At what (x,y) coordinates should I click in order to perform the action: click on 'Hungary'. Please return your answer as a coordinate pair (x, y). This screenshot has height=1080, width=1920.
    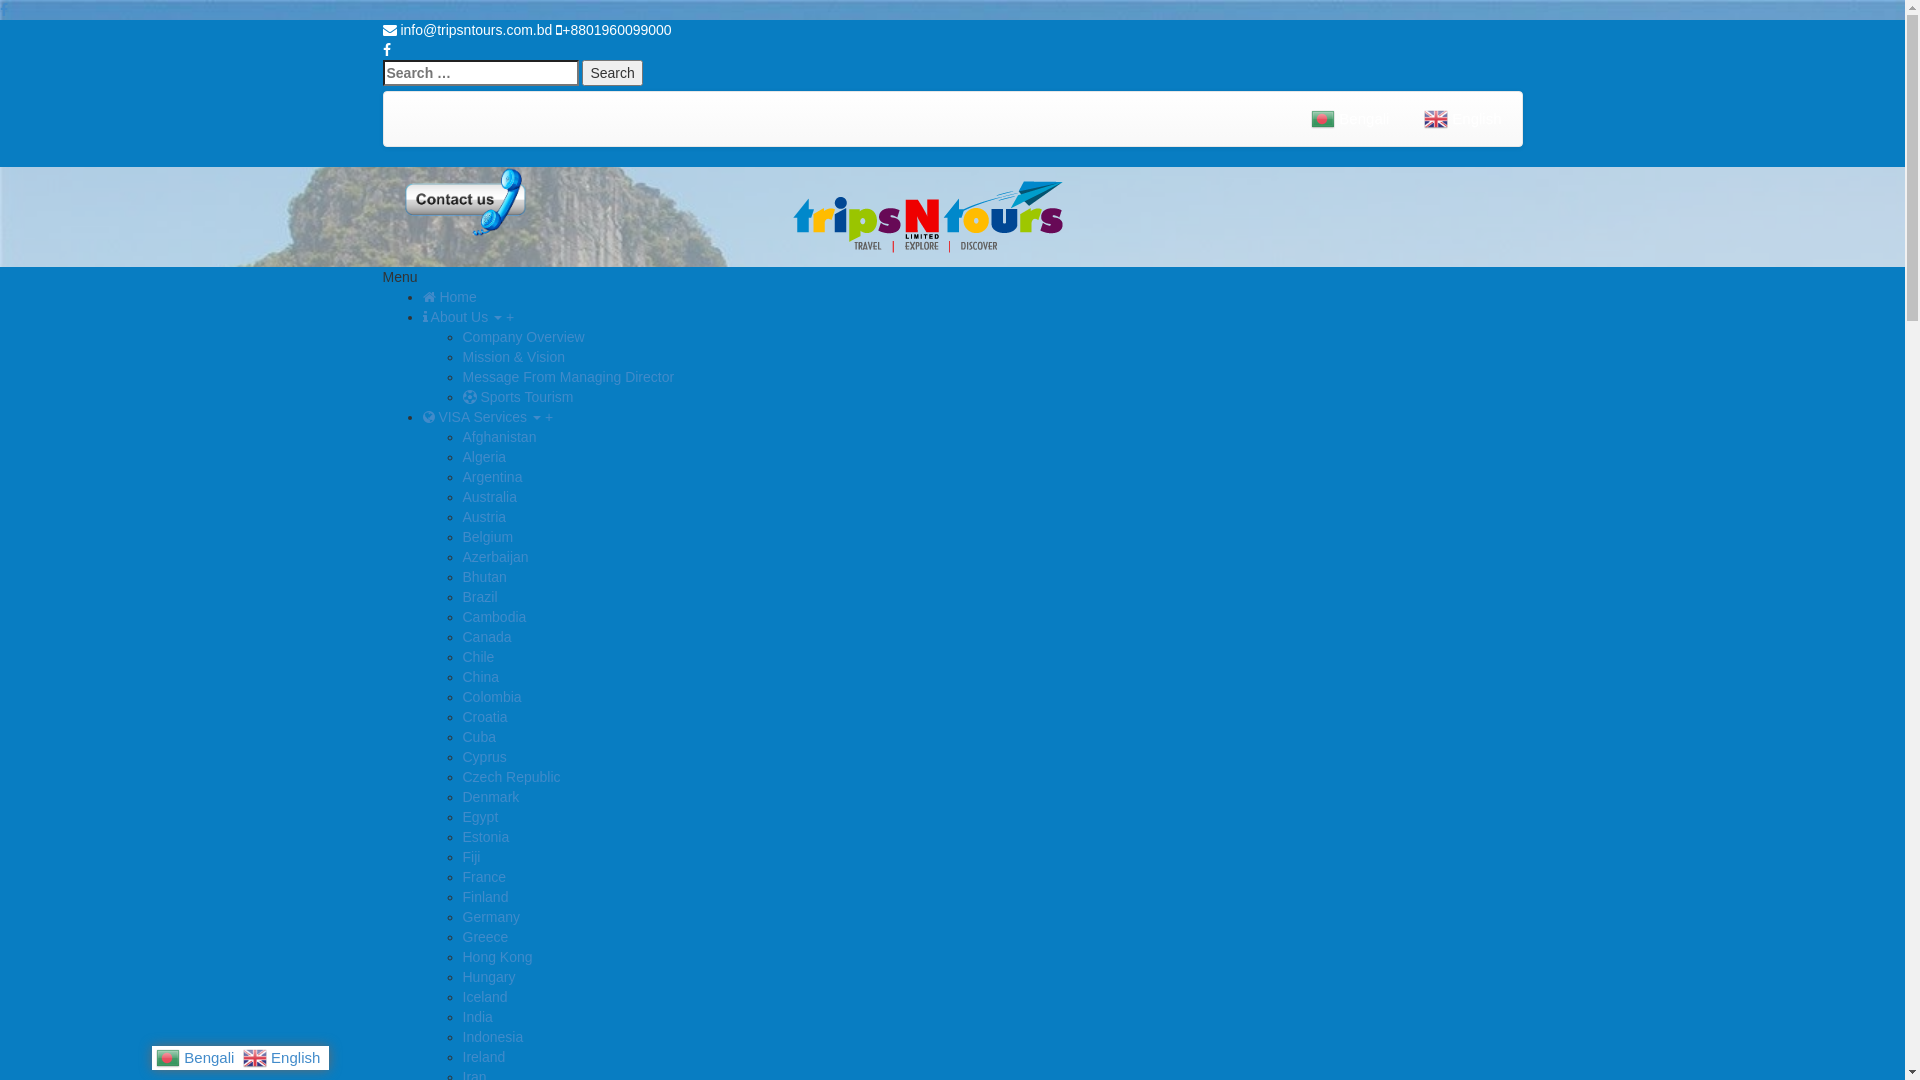
    Looking at the image, I should click on (488, 975).